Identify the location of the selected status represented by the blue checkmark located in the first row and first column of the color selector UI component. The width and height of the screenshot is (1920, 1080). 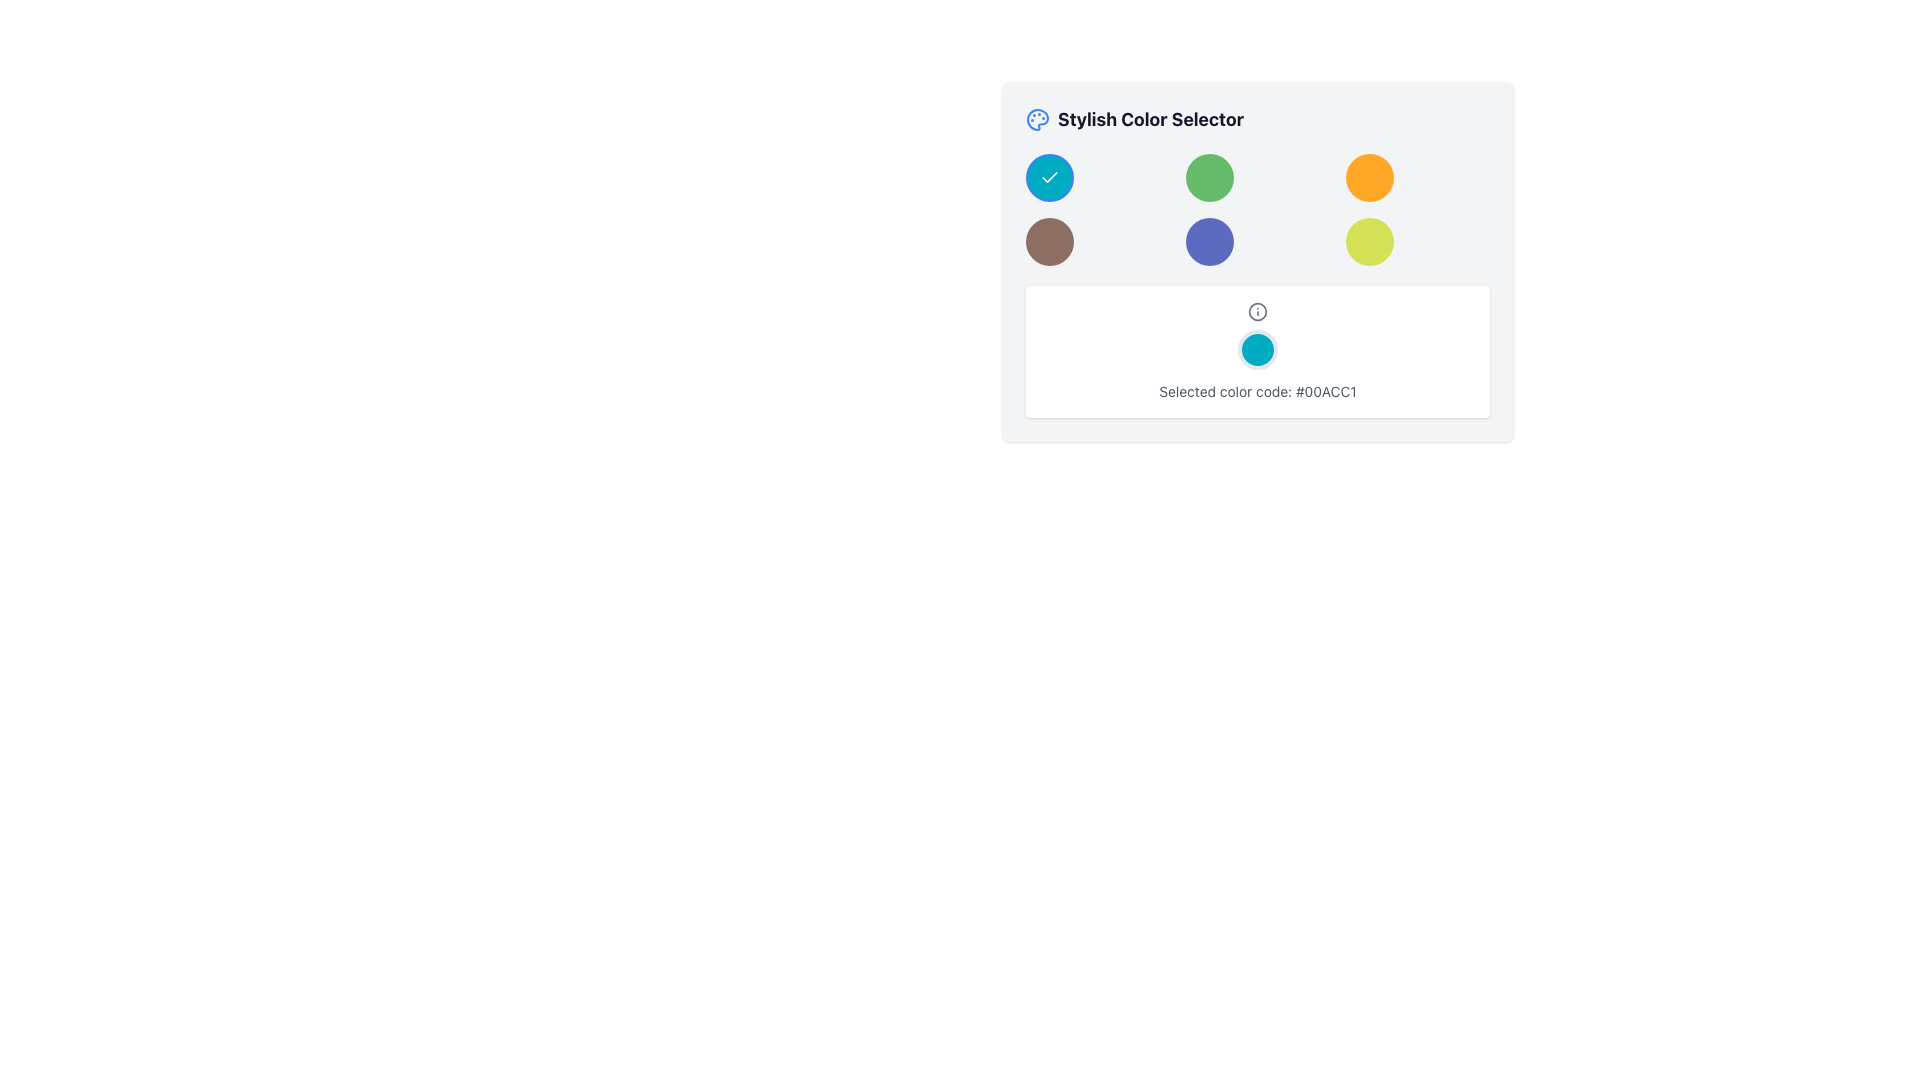
(1049, 176).